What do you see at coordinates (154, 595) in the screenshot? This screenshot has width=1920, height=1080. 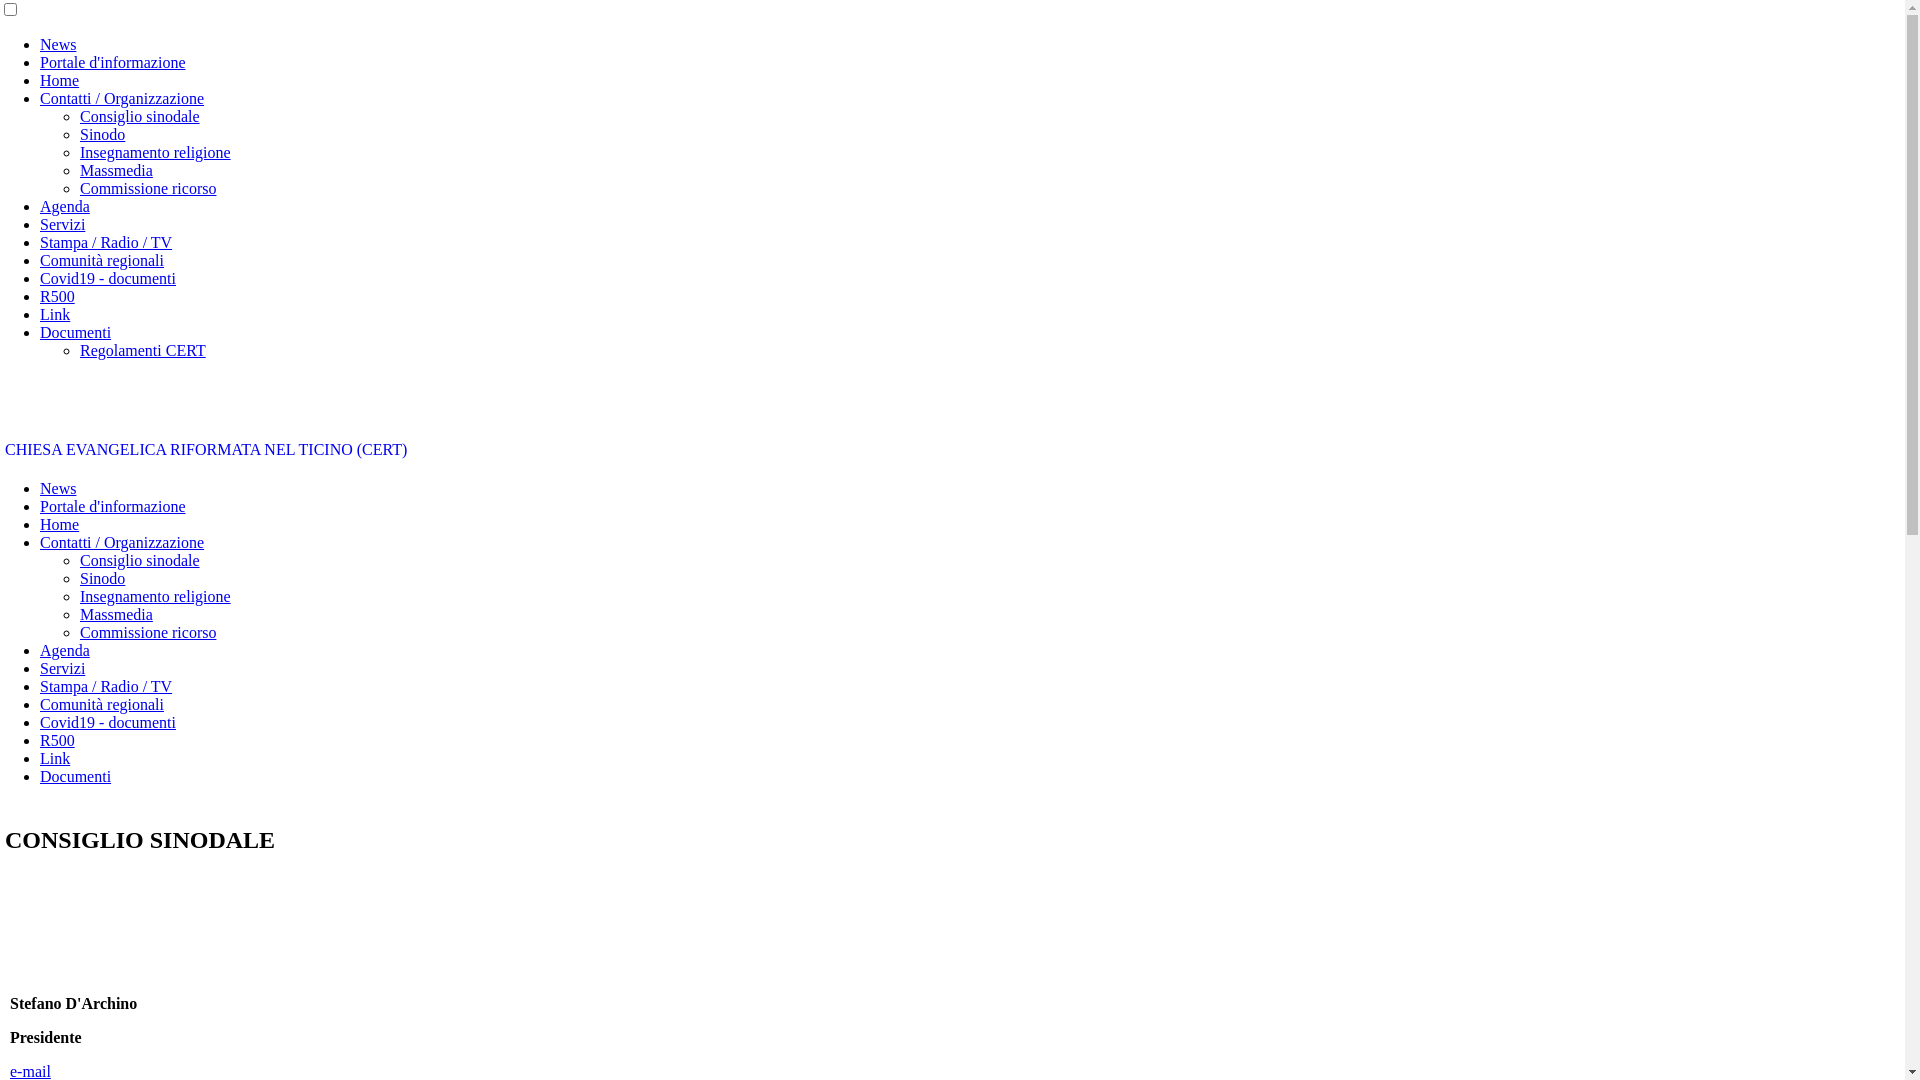 I see `'Insegnamento religione'` at bounding box center [154, 595].